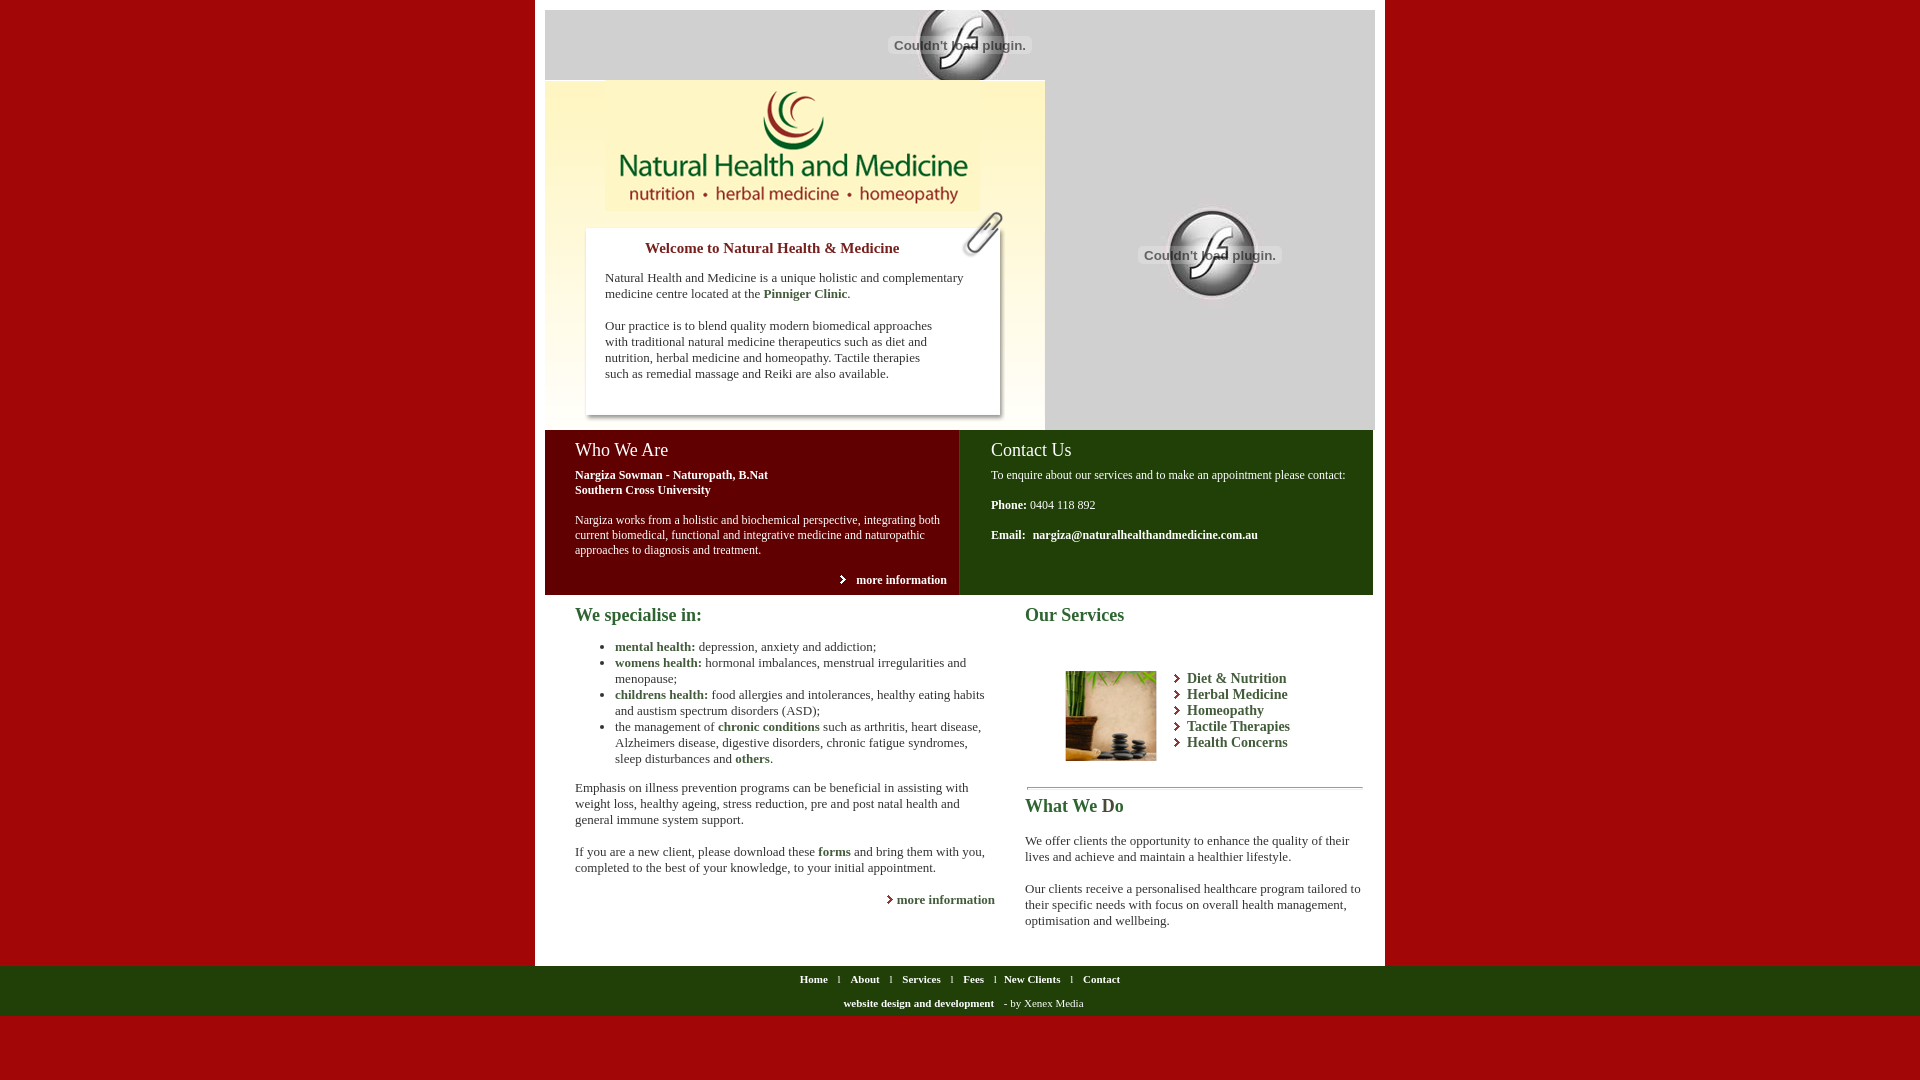 Image resolution: width=1920 pixels, height=1080 pixels. What do you see at coordinates (834, 851) in the screenshot?
I see `'forms'` at bounding box center [834, 851].